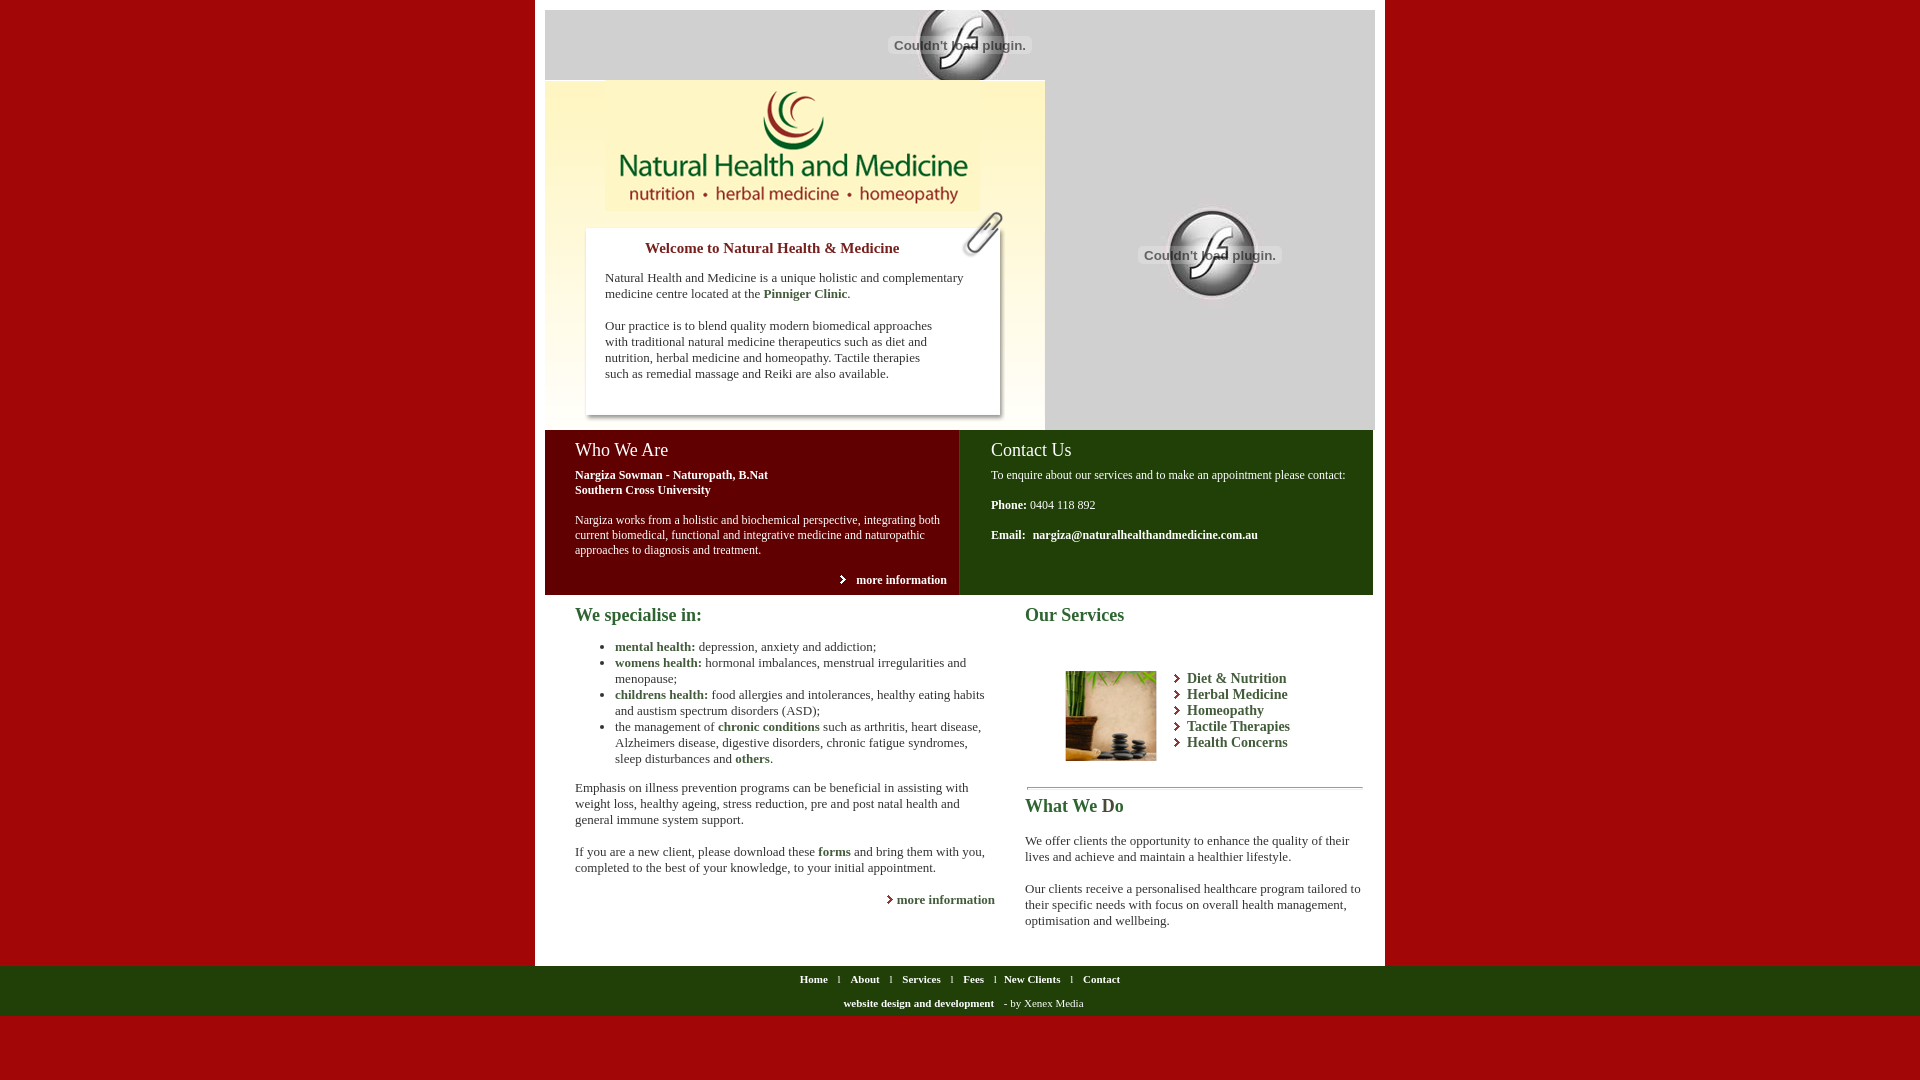 Image resolution: width=1920 pixels, height=1080 pixels. What do you see at coordinates (834, 851) in the screenshot?
I see `'forms'` at bounding box center [834, 851].